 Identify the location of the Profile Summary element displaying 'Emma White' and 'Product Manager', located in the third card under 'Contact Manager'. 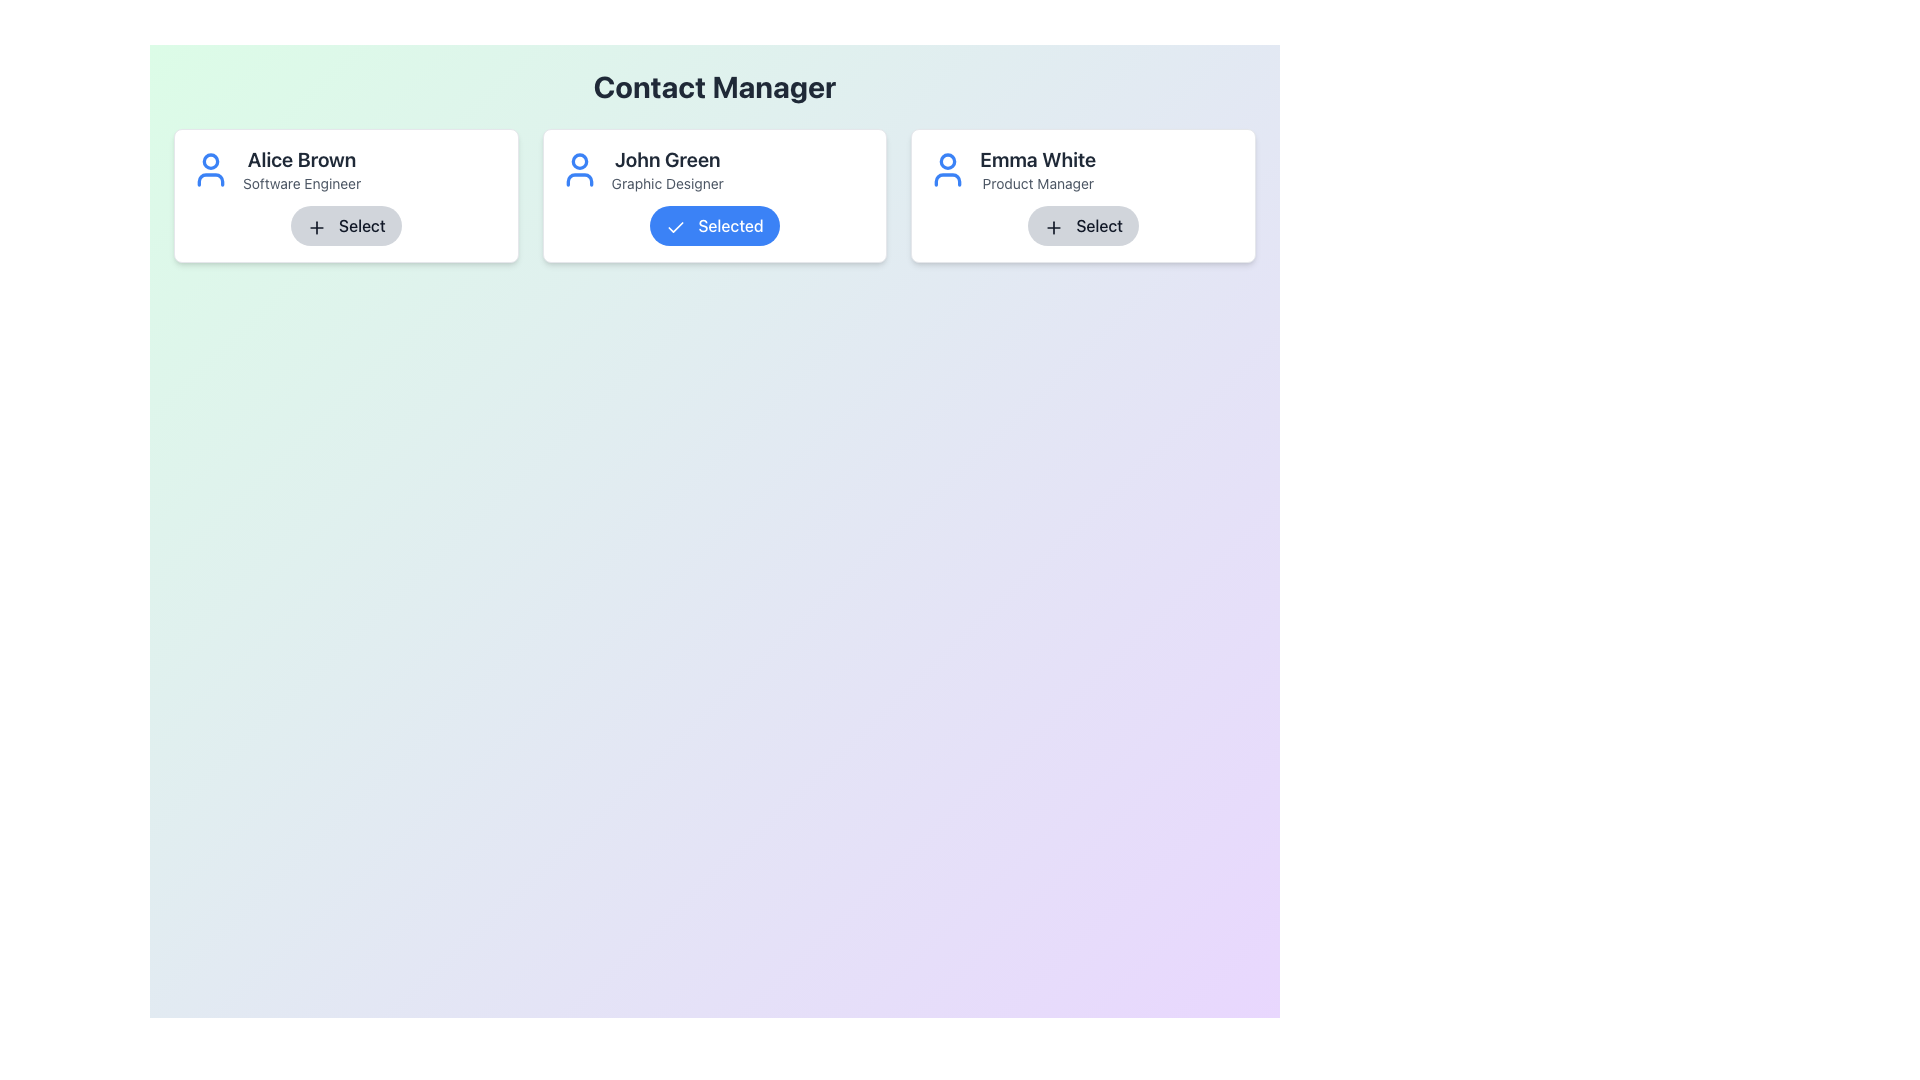
(1082, 168).